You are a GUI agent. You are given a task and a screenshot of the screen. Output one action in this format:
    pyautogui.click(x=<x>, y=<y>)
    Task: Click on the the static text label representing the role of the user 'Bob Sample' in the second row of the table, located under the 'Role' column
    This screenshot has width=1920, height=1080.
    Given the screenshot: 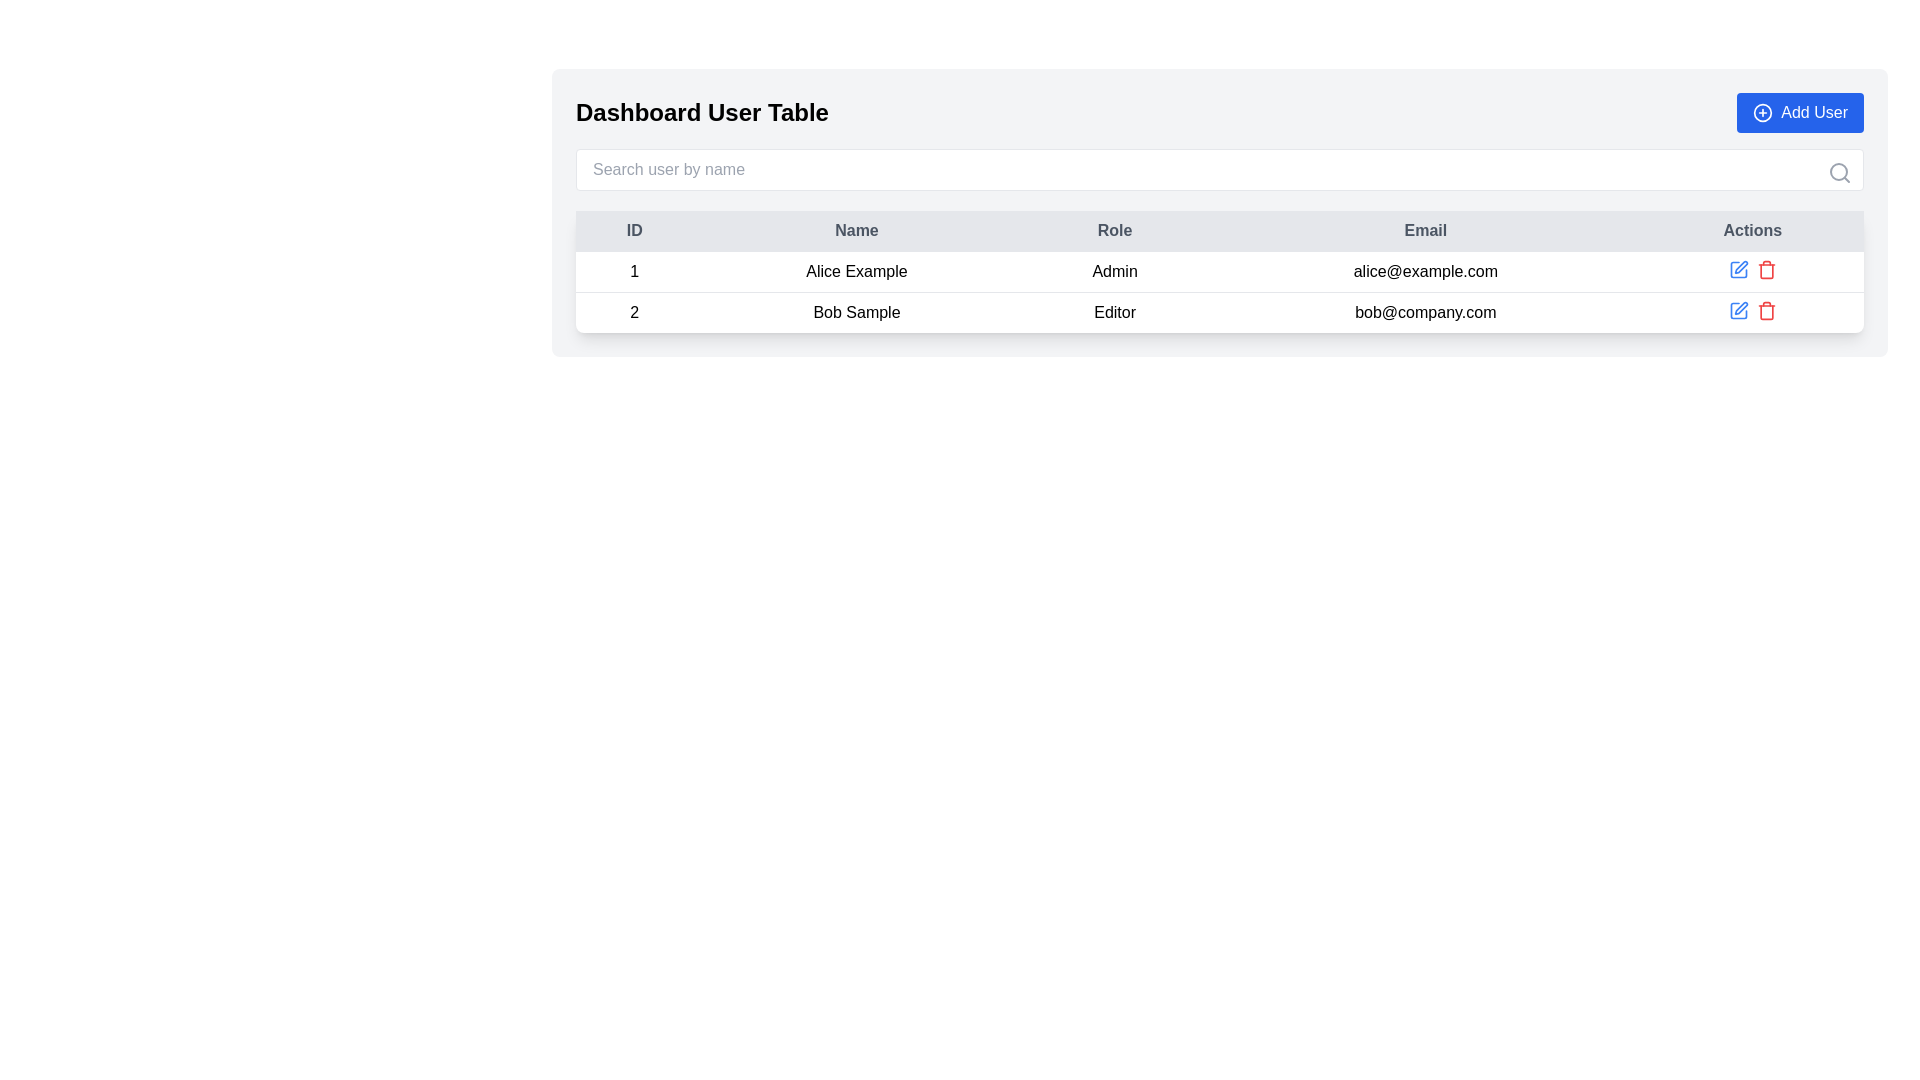 What is the action you would take?
    pyautogui.click(x=1114, y=312)
    